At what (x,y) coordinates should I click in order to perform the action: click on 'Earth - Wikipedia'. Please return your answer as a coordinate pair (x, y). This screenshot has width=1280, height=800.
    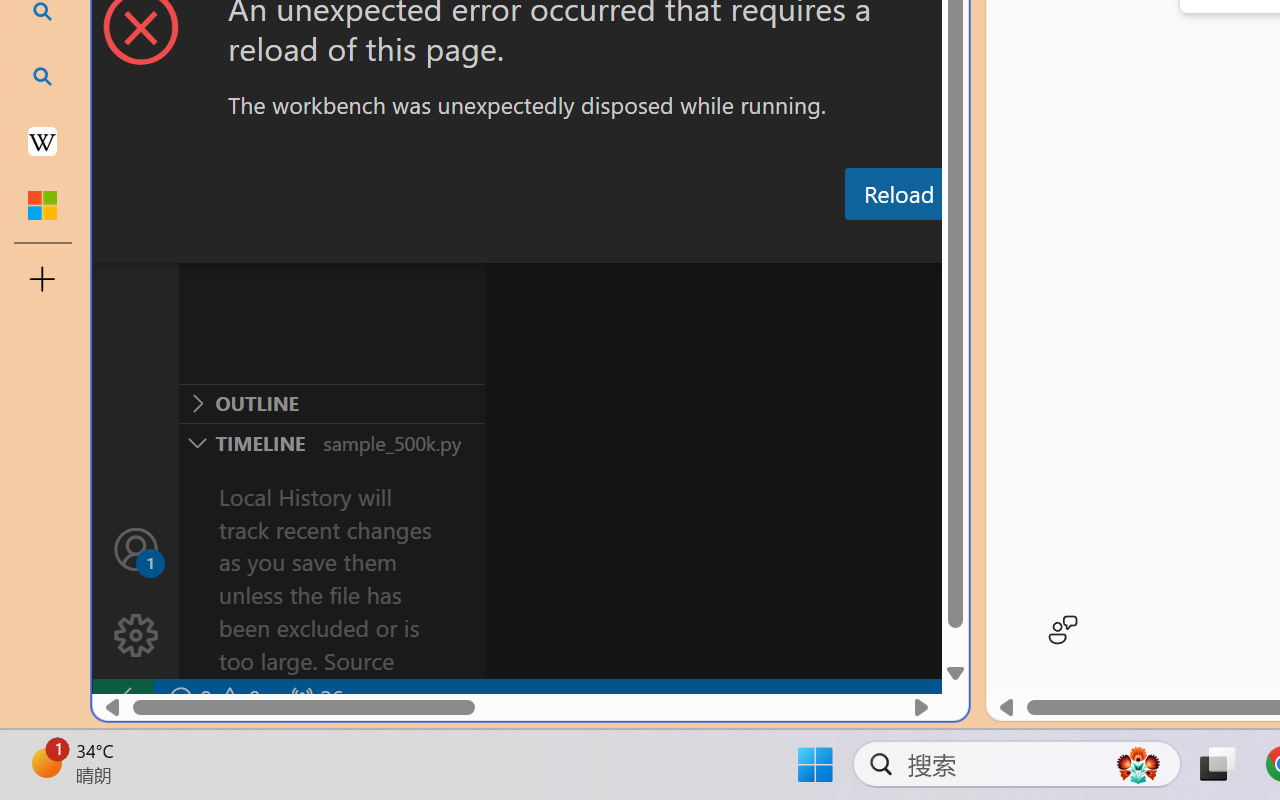
    Looking at the image, I should click on (42, 140).